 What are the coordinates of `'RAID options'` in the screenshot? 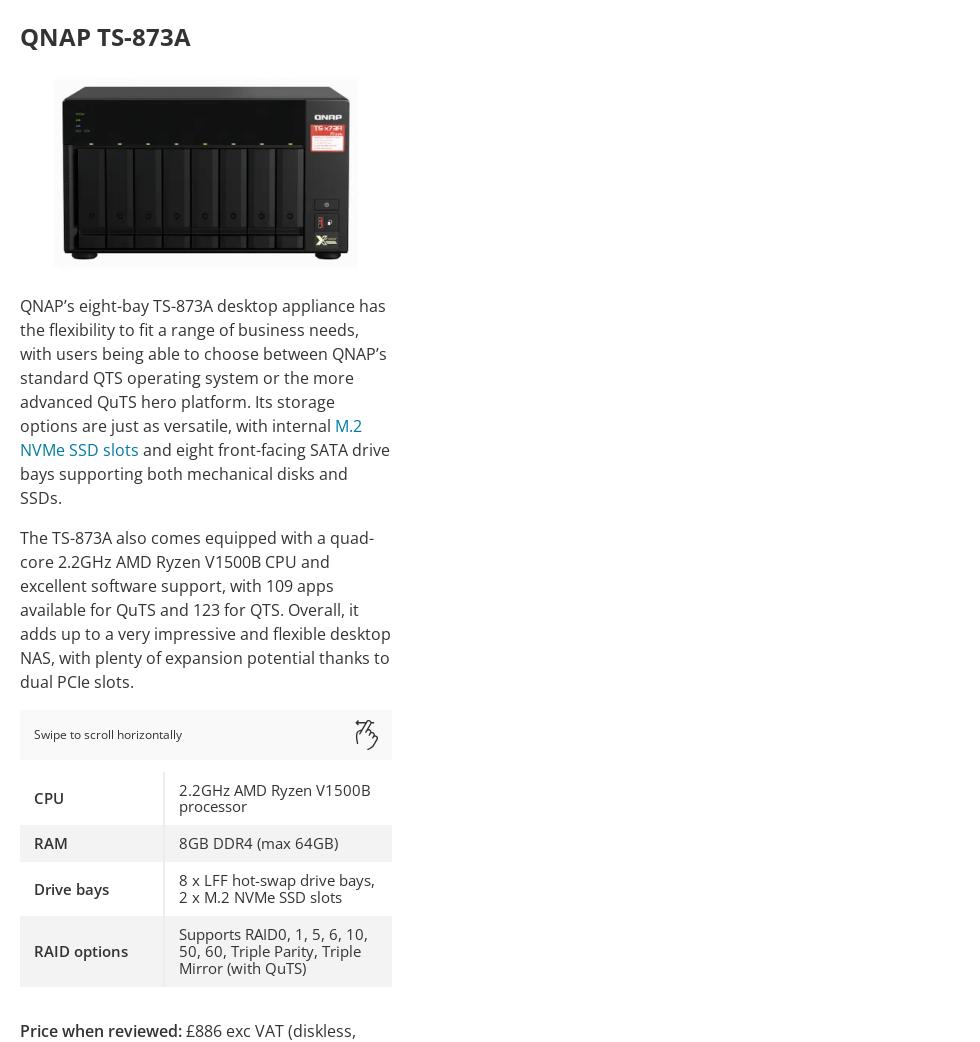 It's located at (81, 948).